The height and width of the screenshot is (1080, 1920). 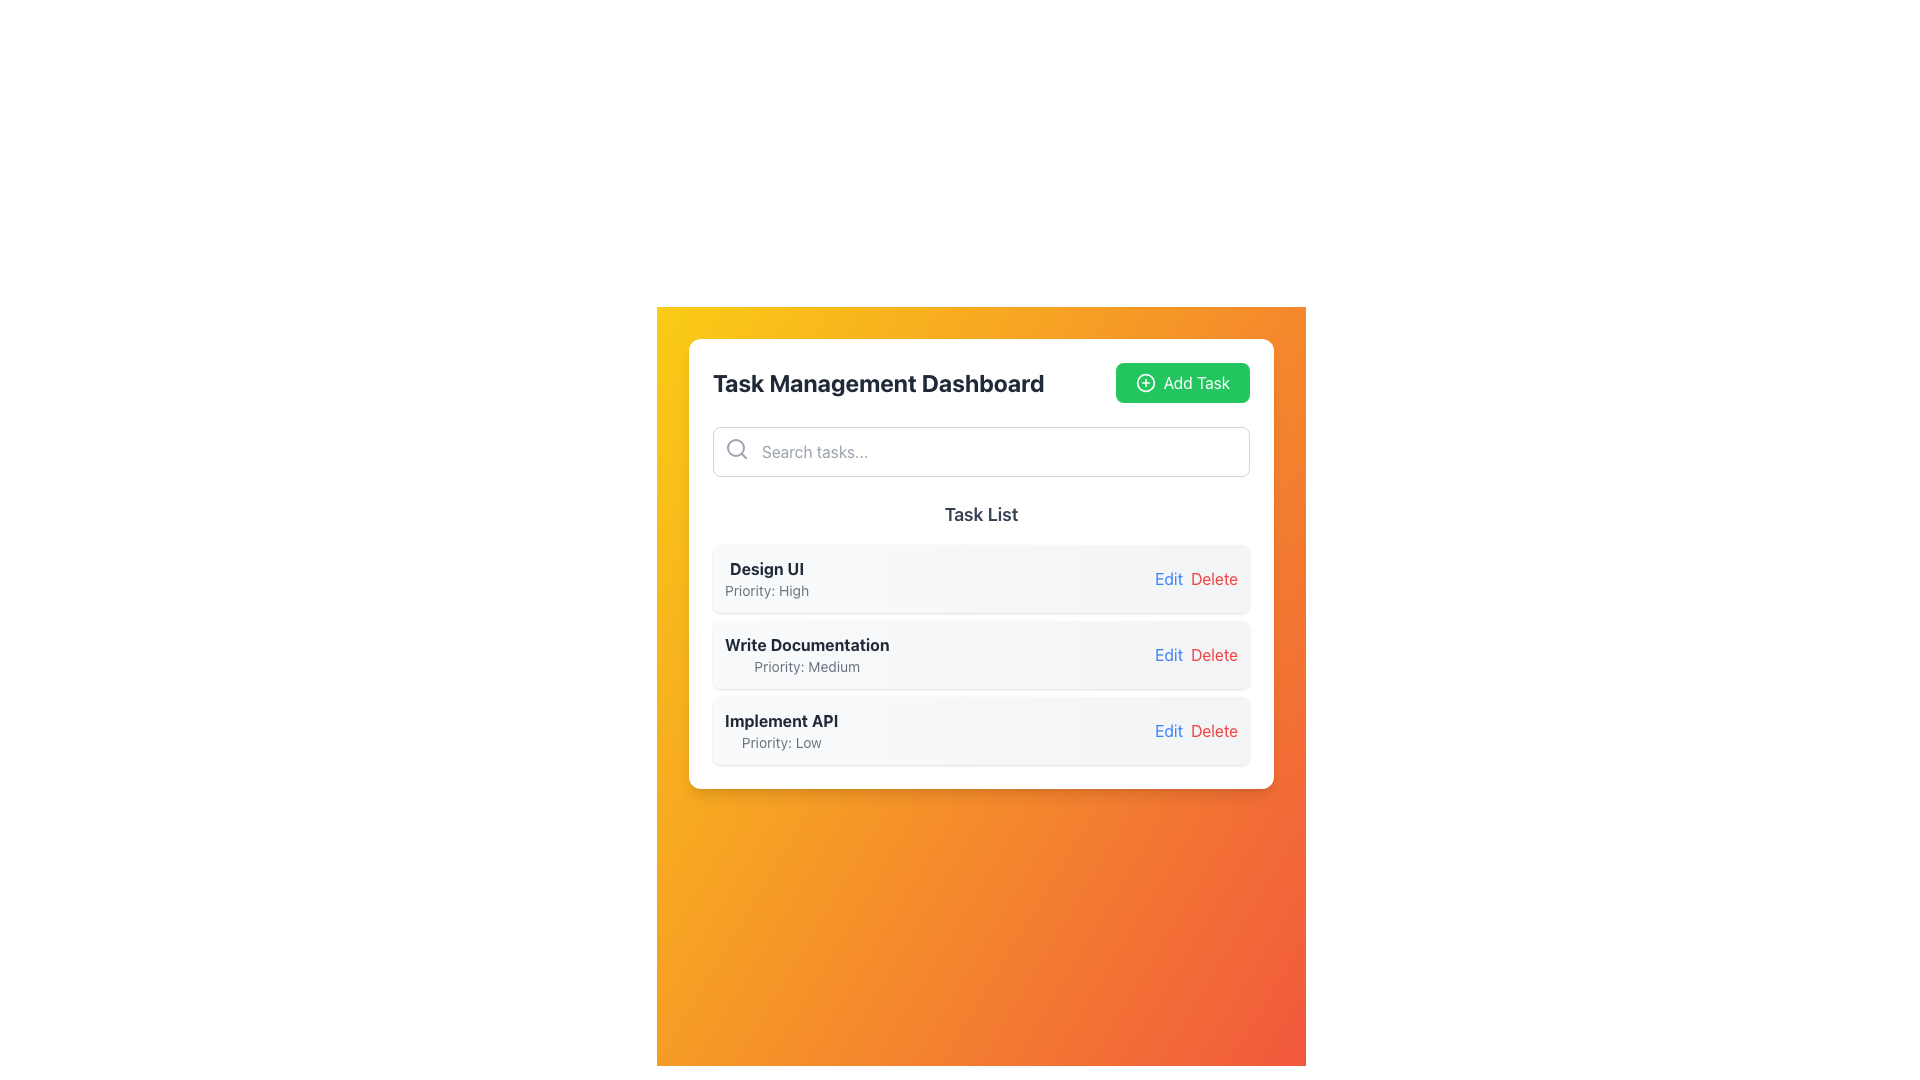 What do you see at coordinates (981, 578) in the screenshot?
I see `the first Task Card in the Task List, which displays the task's title, priority level, and options to edit or delete the task` at bounding box center [981, 578].